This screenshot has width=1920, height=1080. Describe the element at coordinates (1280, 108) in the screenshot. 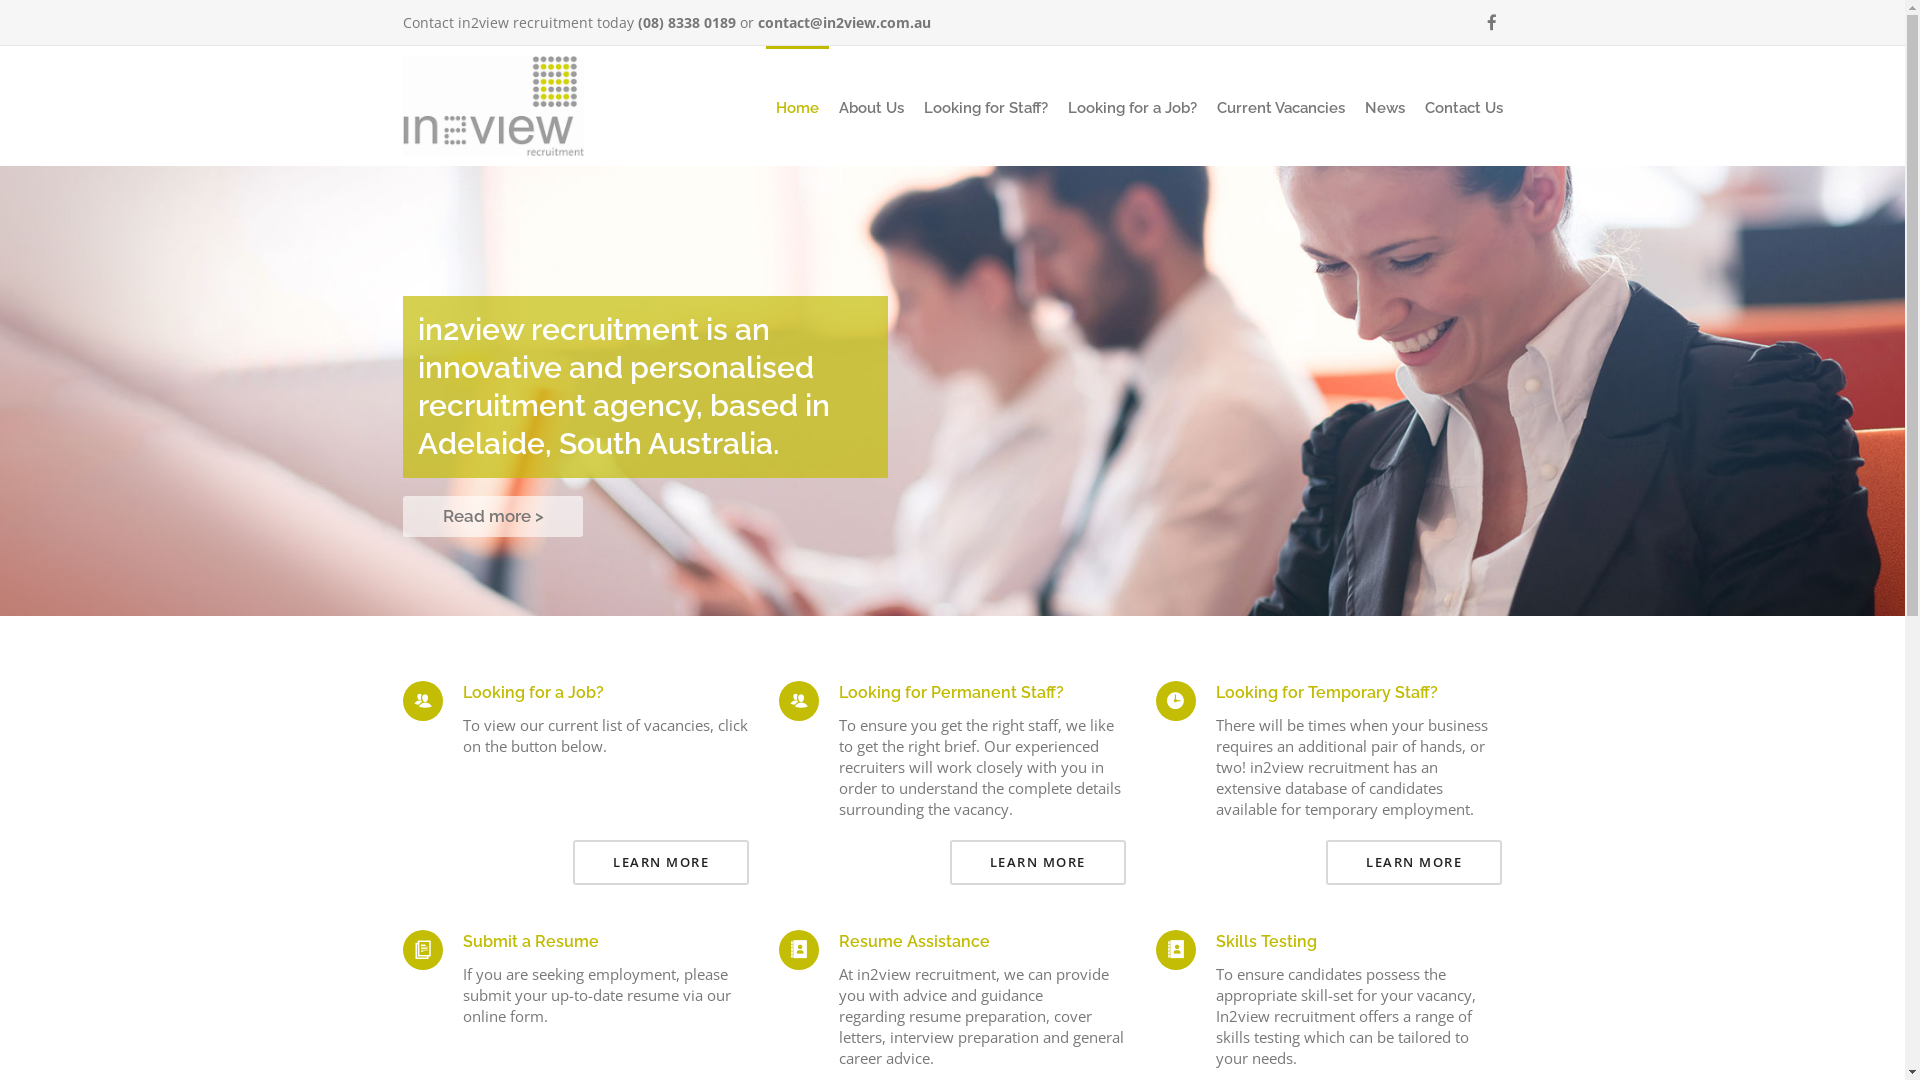

I see `'Current Vacancies'` at that location.